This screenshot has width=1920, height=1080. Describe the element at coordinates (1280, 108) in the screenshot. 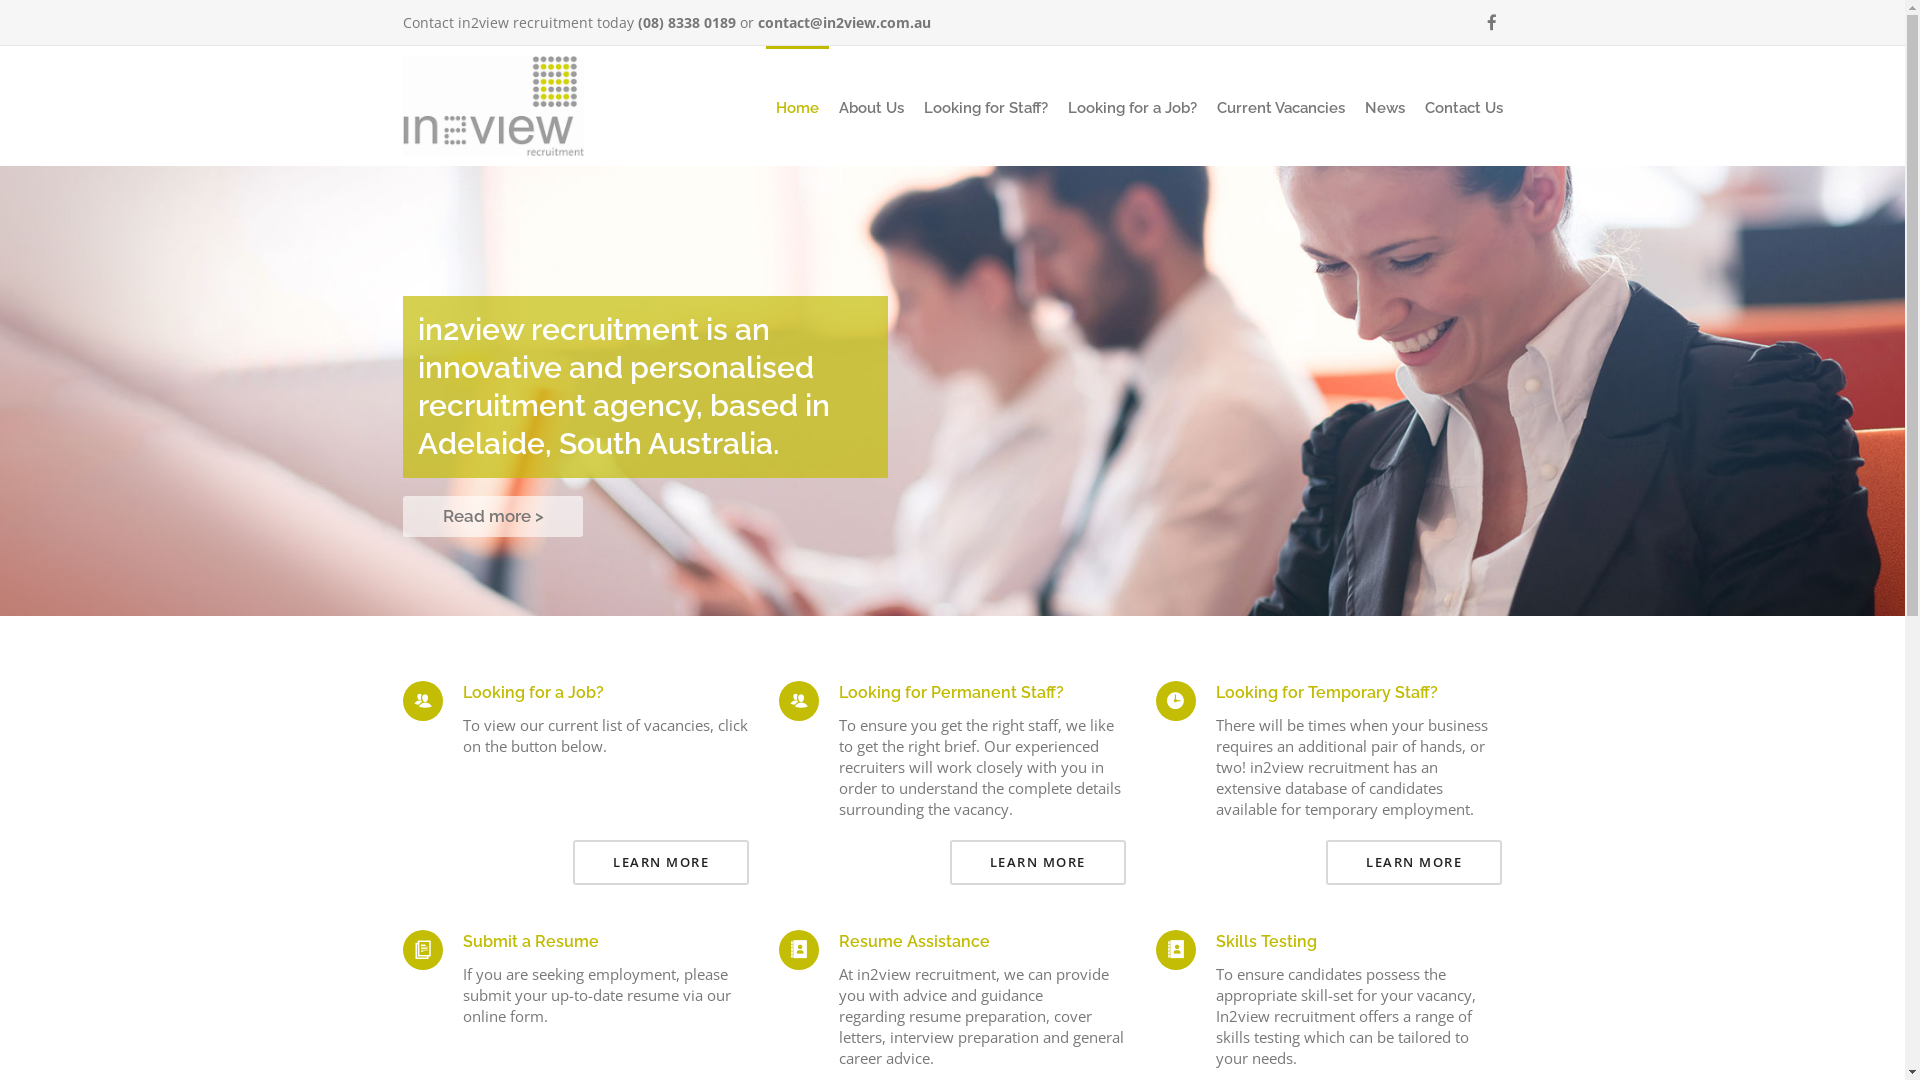

I see `'Current Vacancies'` at that location.